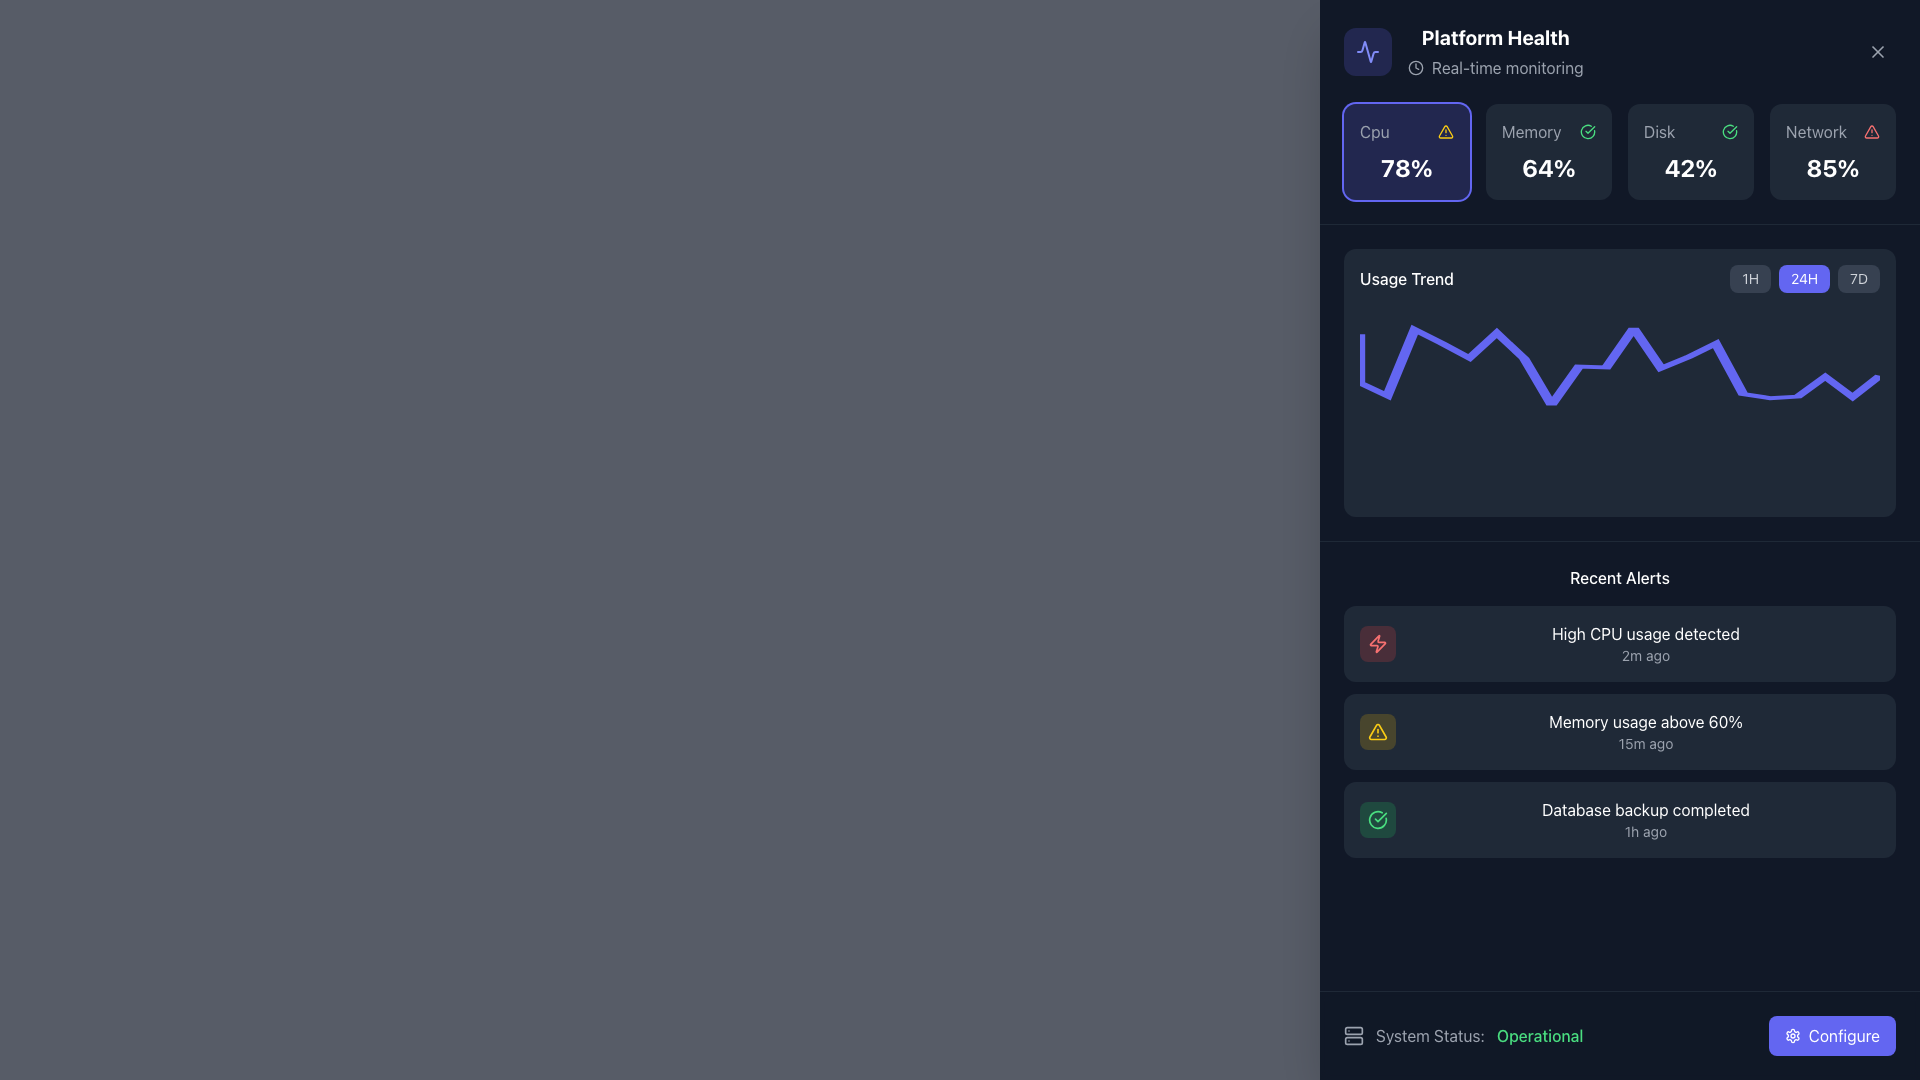 Image resolution: width=1920 pixels, height=1080 pixels. What do you see at coordinates (1816, 131) in the screenshot?
I see `the label indicating the Network metric, located at the top right of the interface next to an alert icon` at bounding box center [1816, 131].